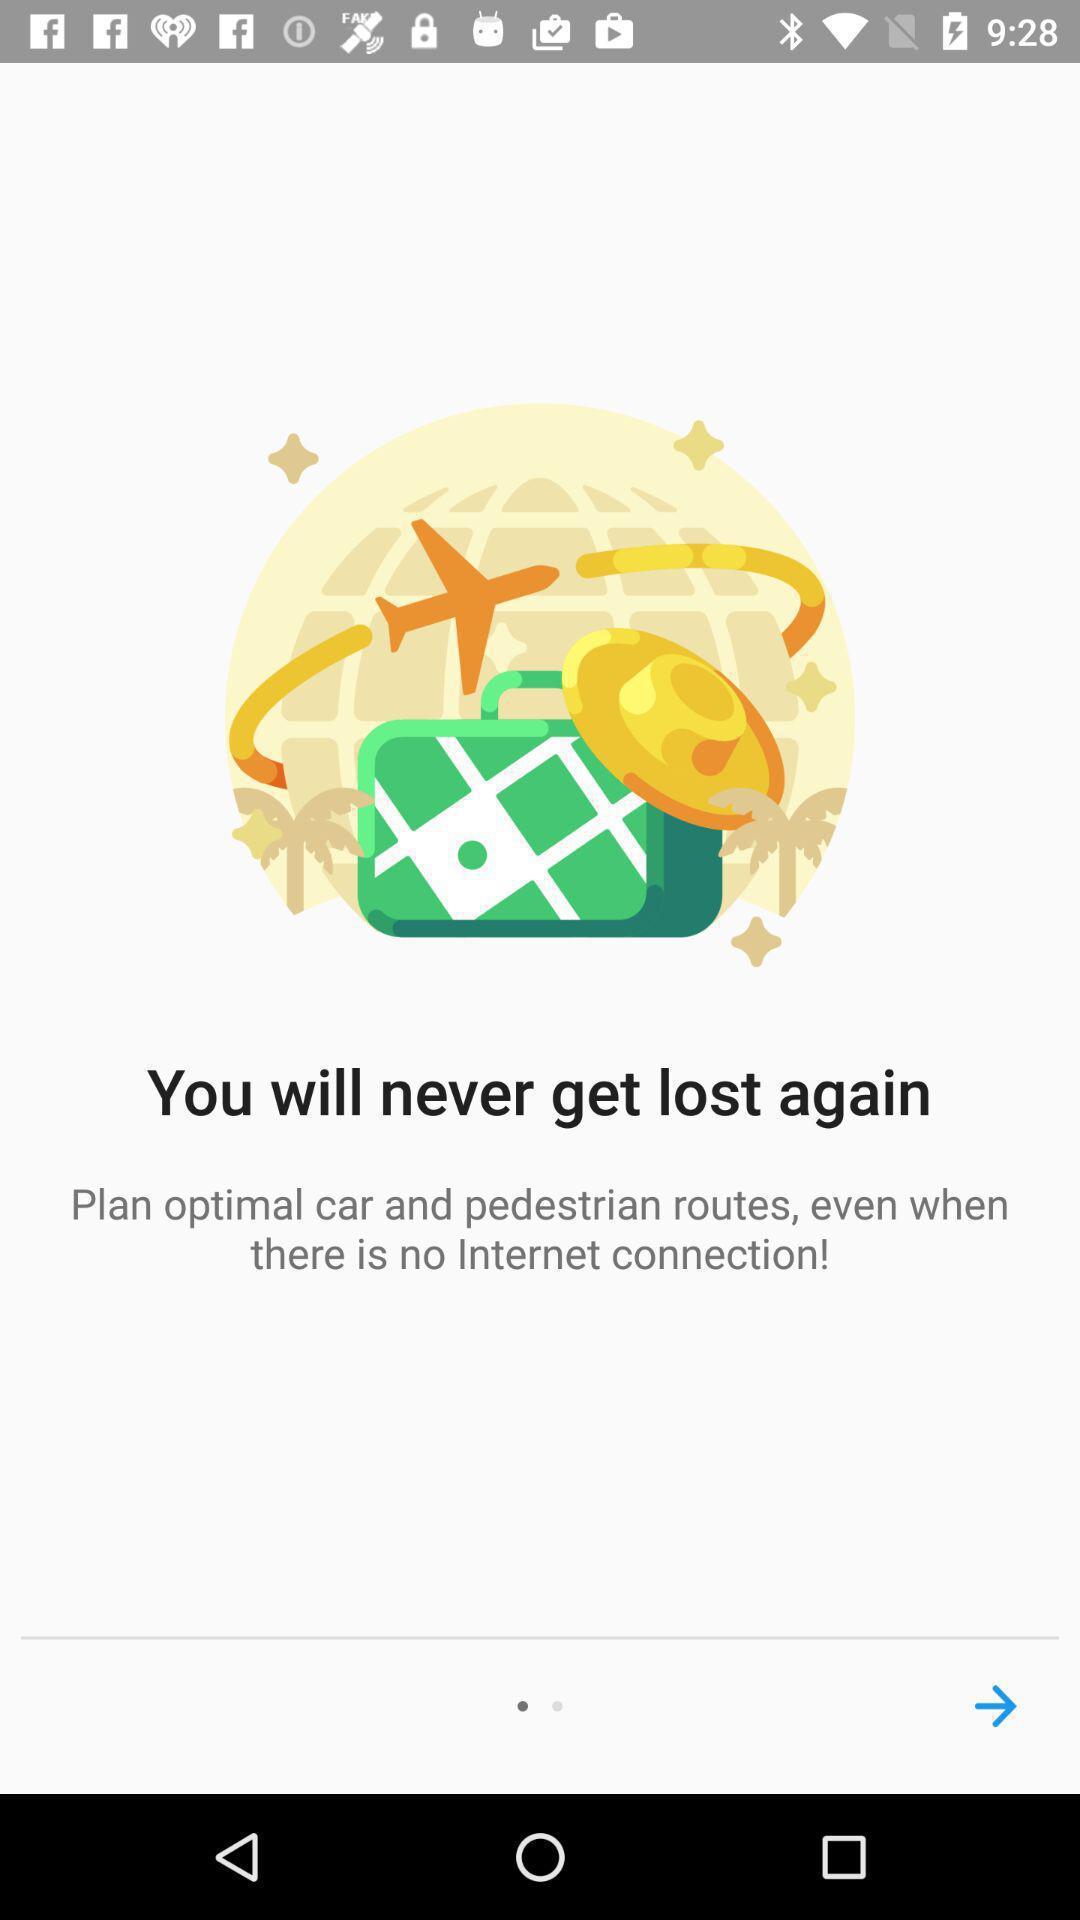  Describe the element at coordinates (995, 1705) in the screenshot. I see `next button on an app` at that location.